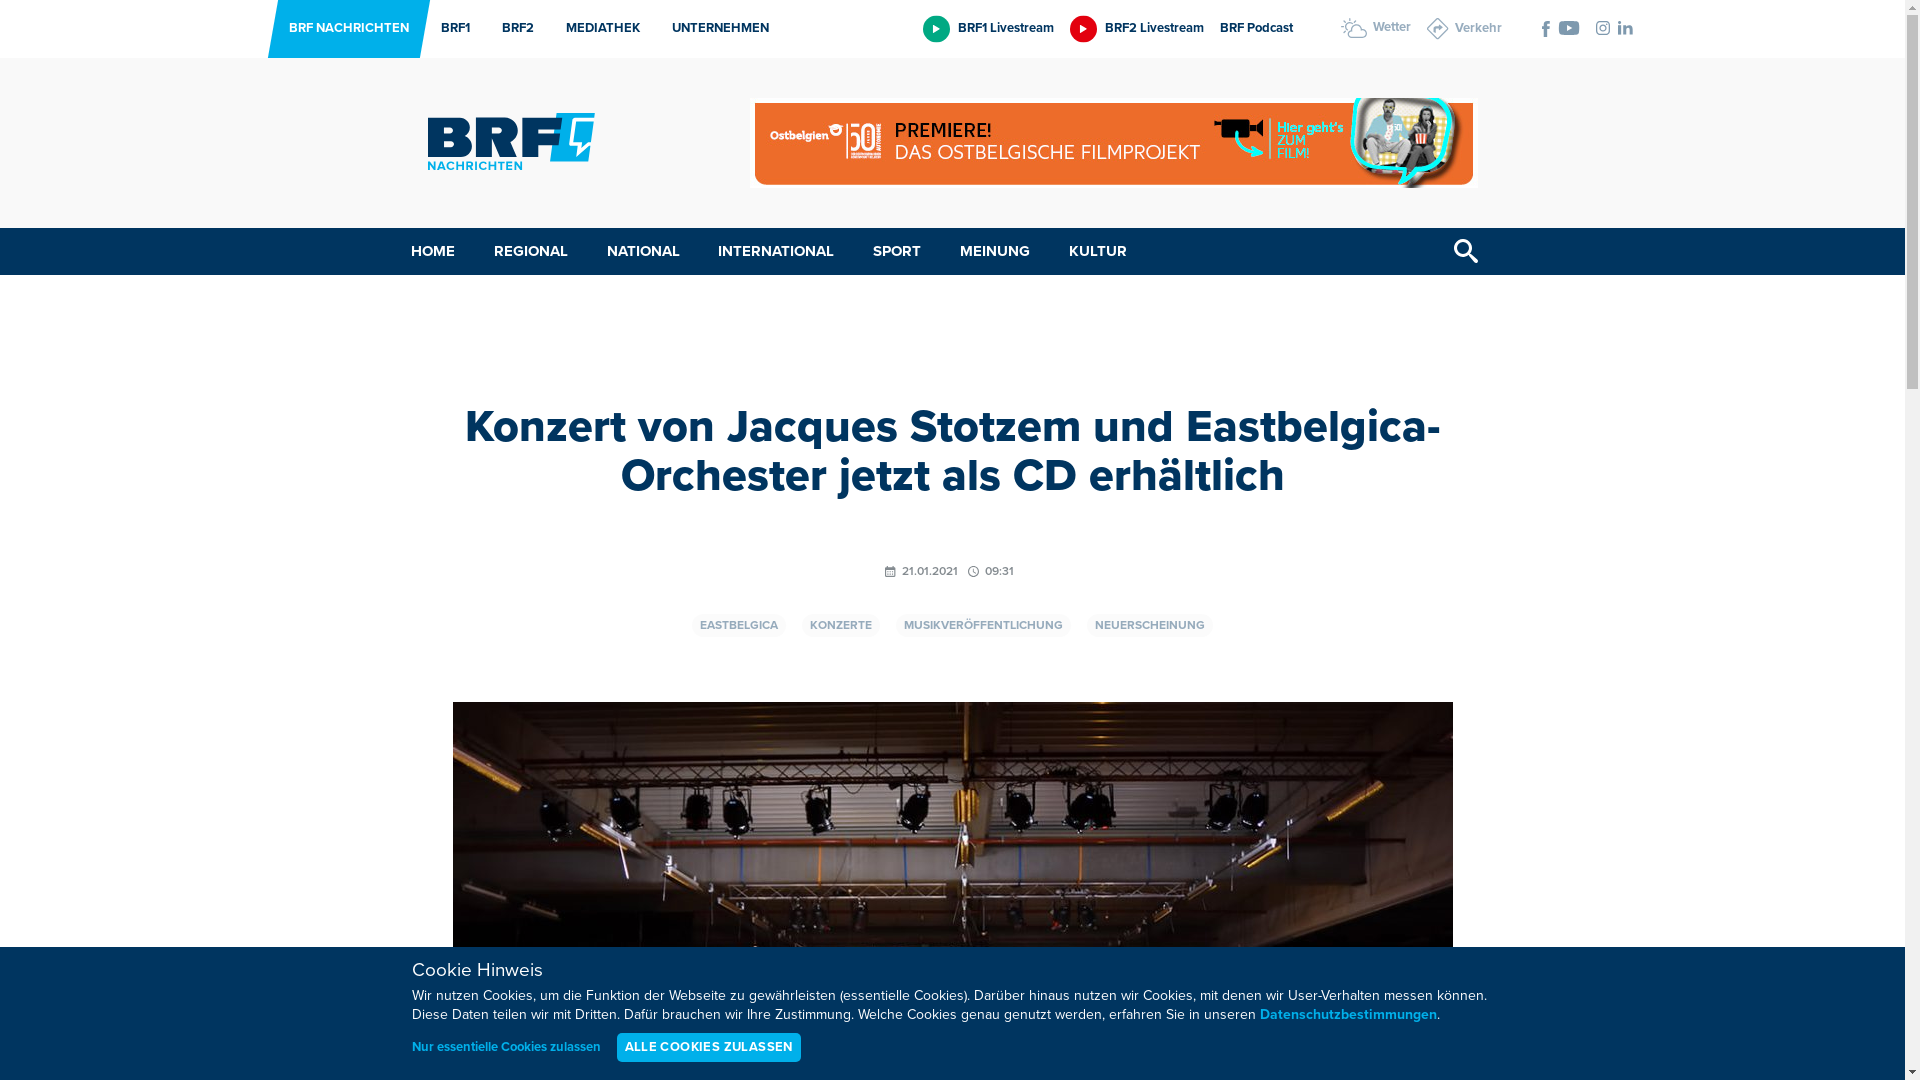 The height and width of the screenshot is (1080, 1920). What do you see at coordinates (896, 250) in the screenshot?
I see `'SPORT'` at bounding box center [896, 250].